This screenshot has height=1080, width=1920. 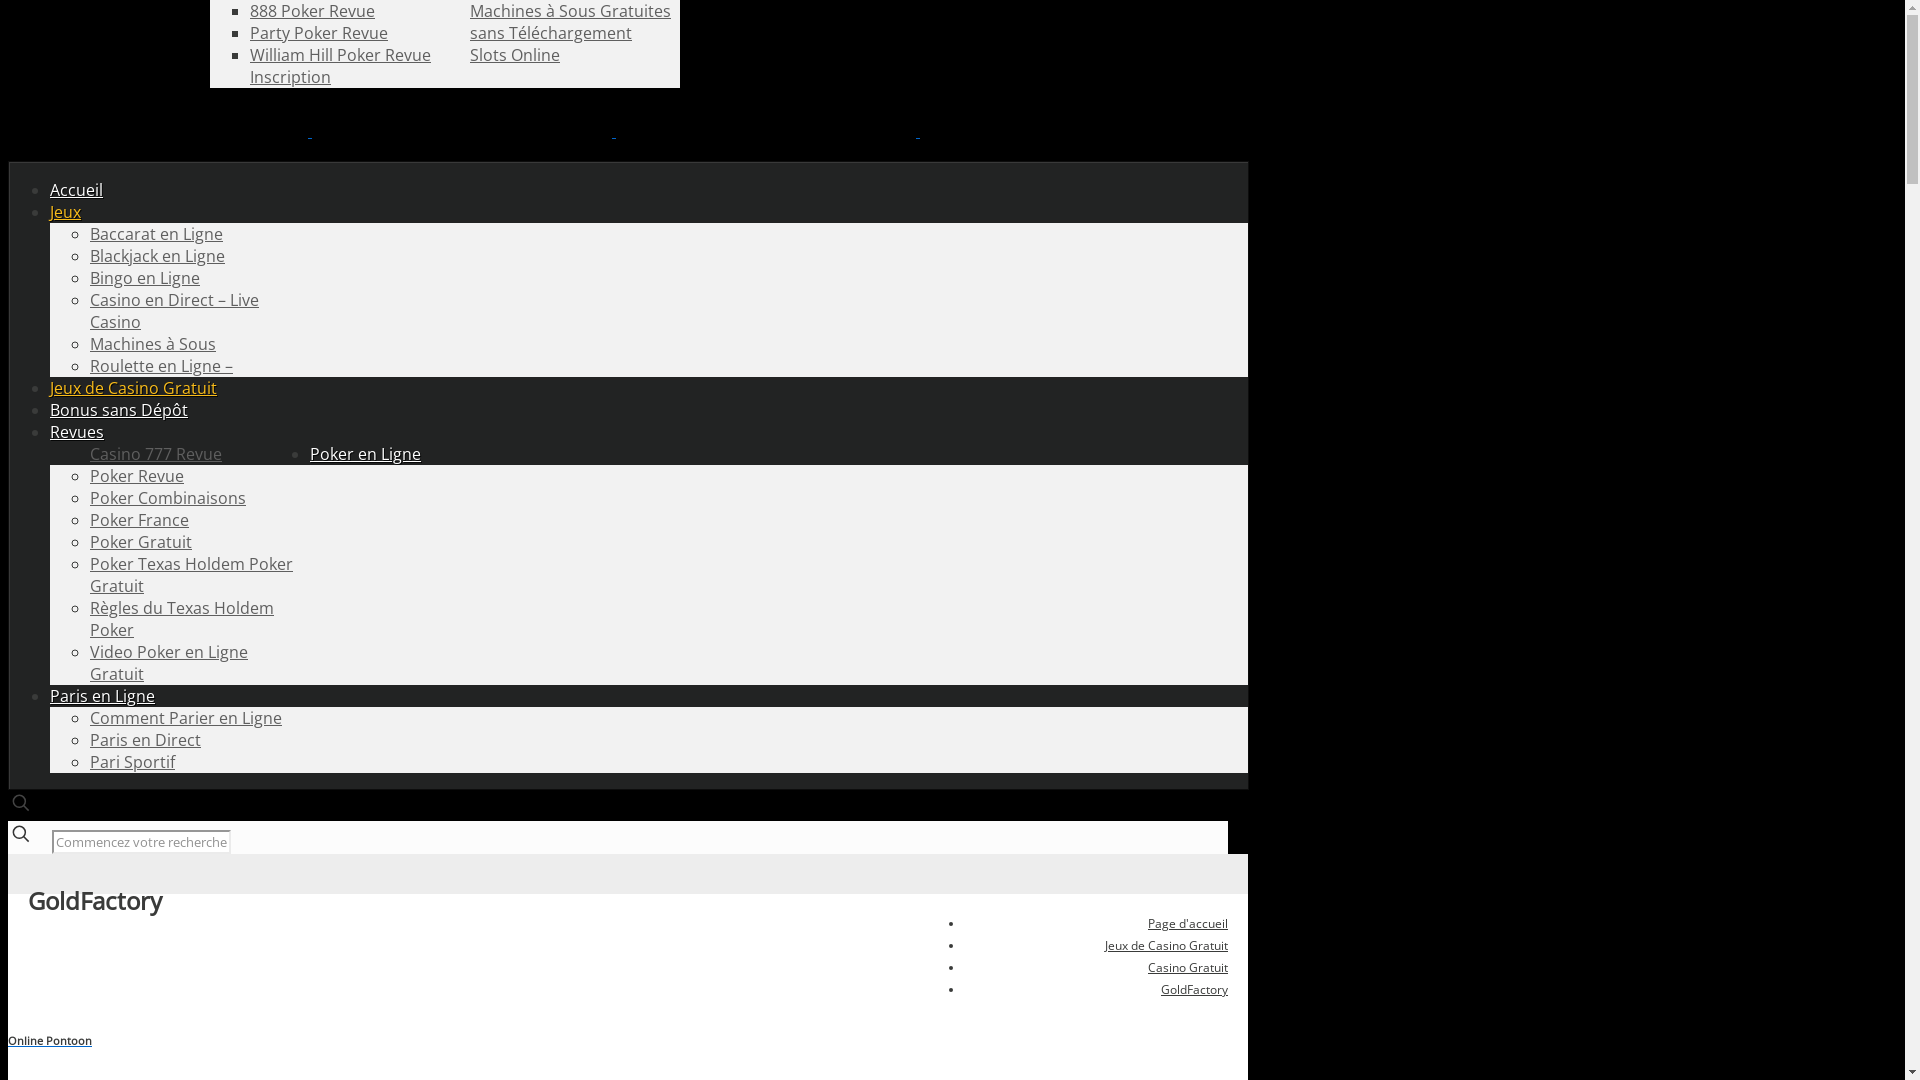 What do you see at coordinates (186, 716) in the screenshot?
I see `'Comment Parier en Ligne'` at bounding box center [186, 716].